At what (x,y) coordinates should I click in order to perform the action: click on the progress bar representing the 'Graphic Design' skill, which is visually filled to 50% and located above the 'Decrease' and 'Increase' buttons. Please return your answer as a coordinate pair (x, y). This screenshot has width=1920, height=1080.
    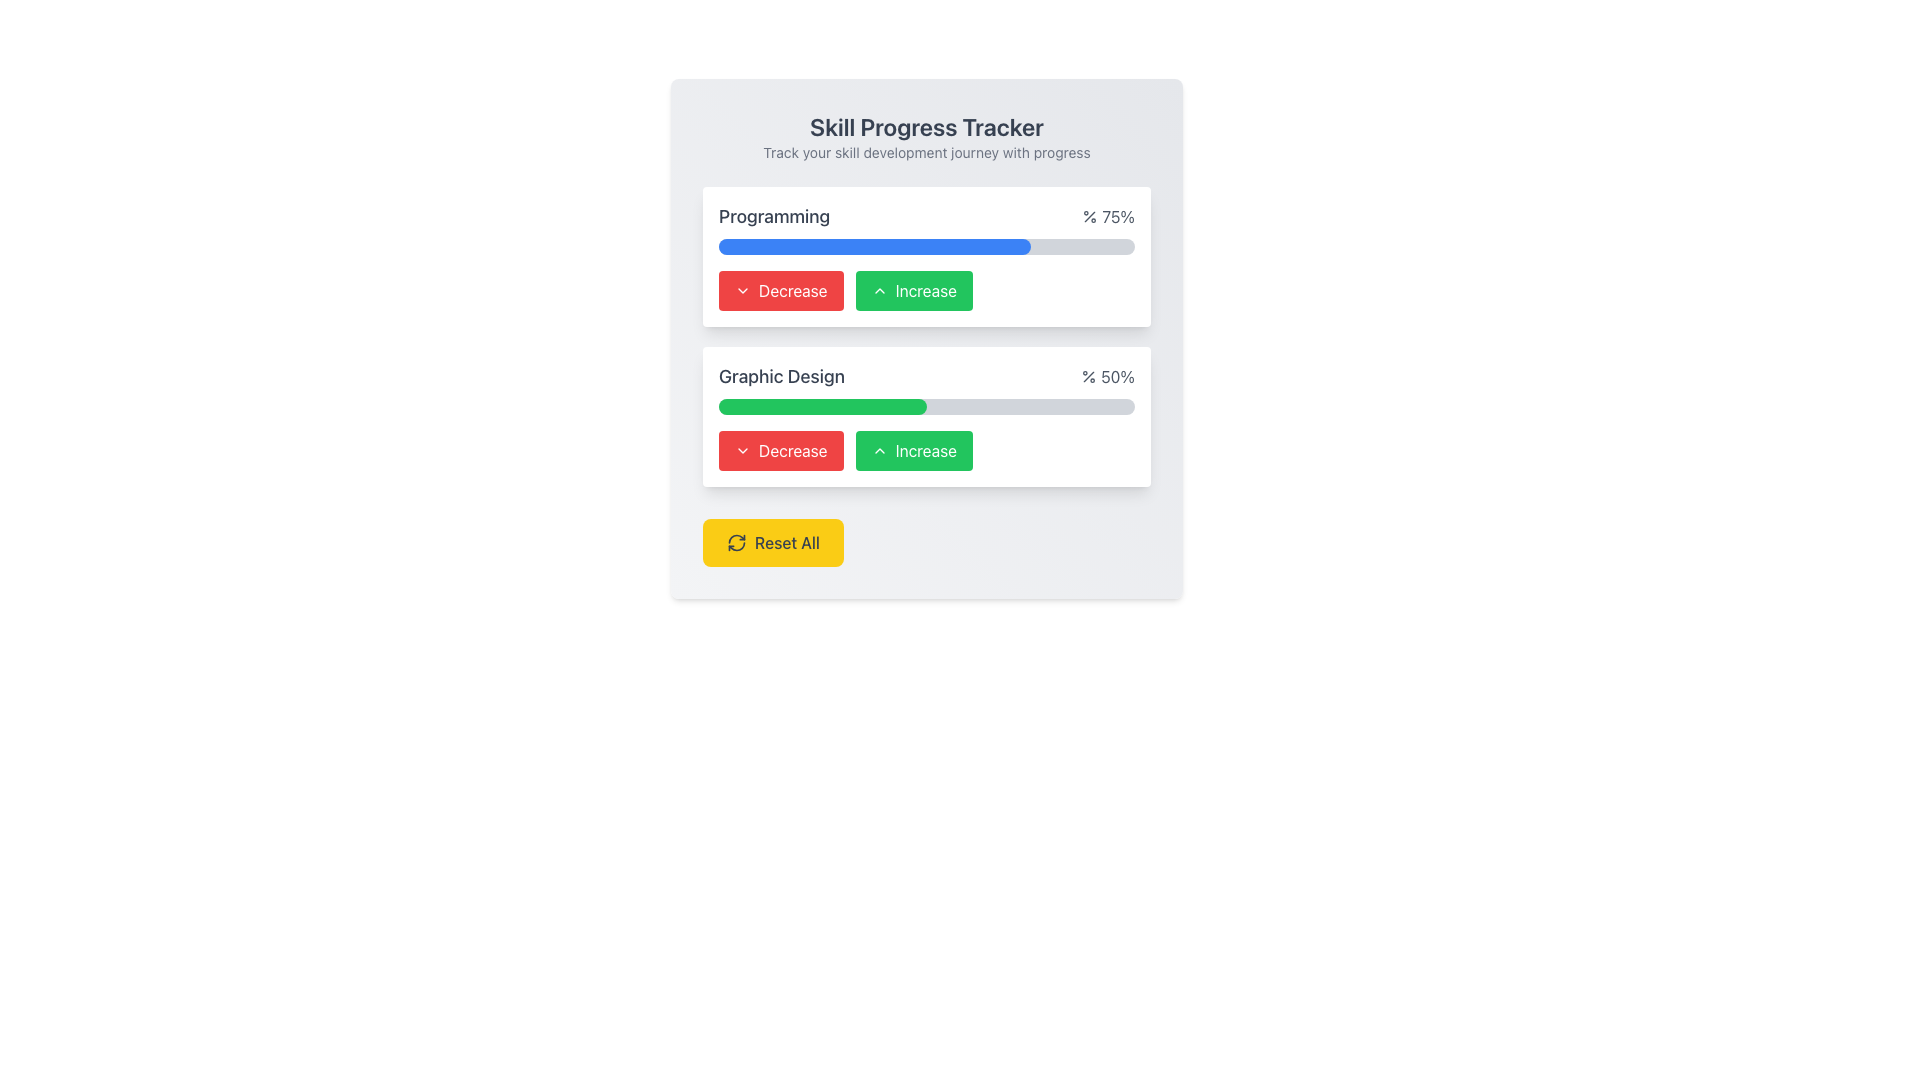
    Looking at the image, I should click on (925, 406).